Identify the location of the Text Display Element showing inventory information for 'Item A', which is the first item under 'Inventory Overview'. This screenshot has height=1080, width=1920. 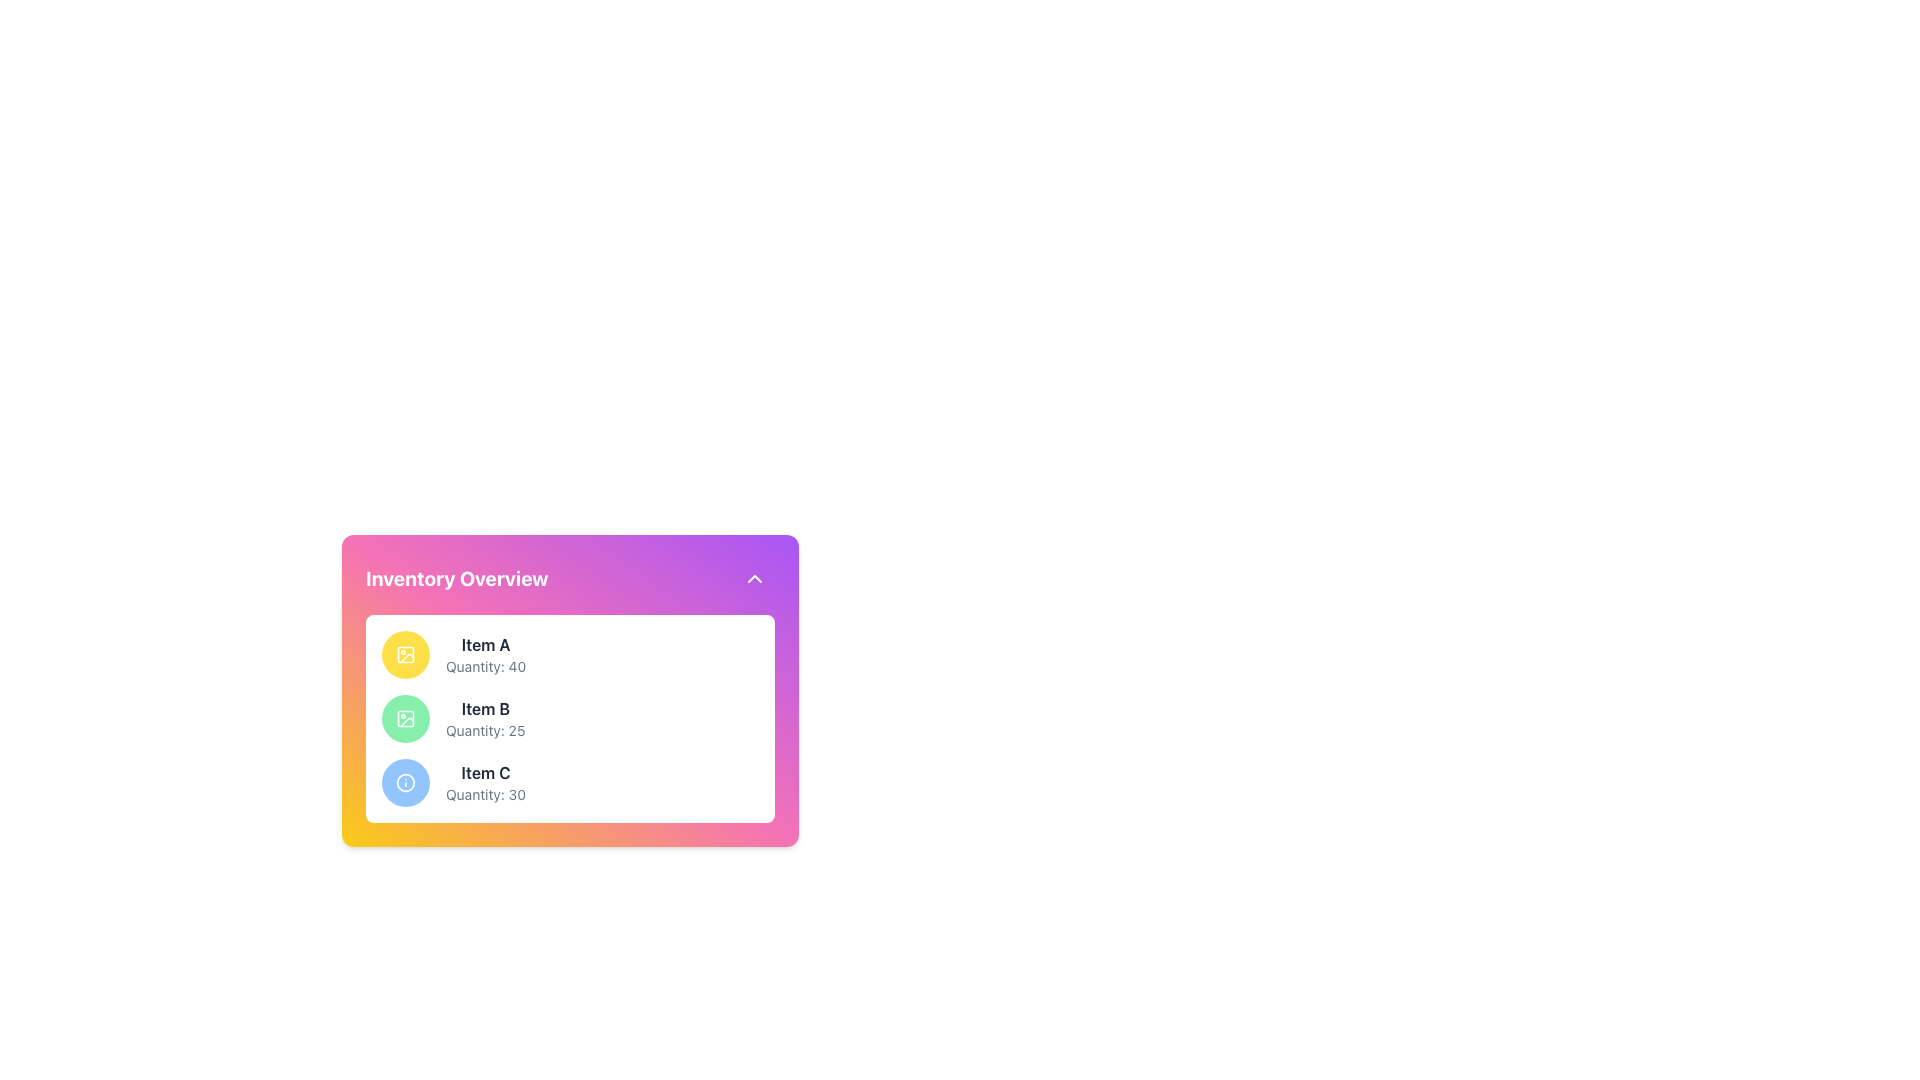
(486, 655).